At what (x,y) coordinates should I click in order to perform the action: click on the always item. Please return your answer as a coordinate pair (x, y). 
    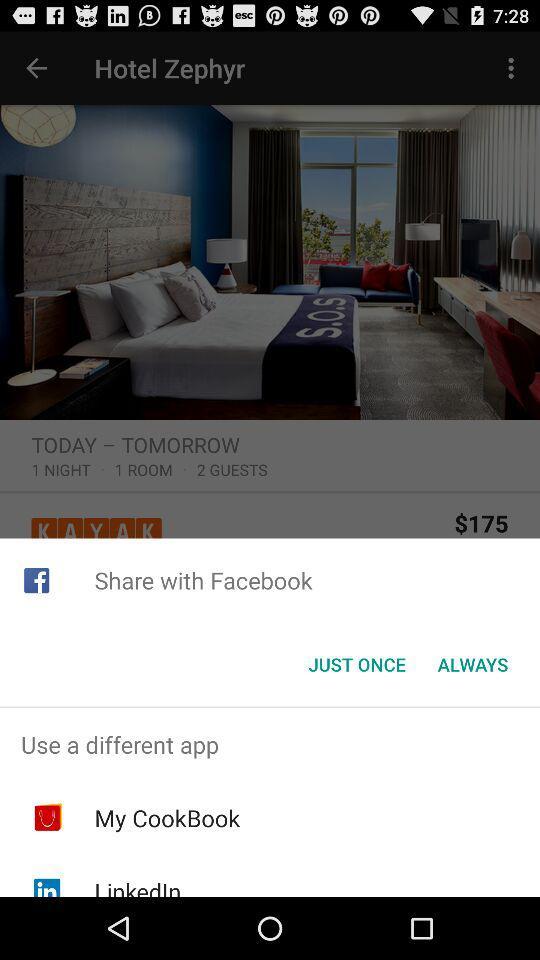
    Looking at the image, I should click on (472, 664).